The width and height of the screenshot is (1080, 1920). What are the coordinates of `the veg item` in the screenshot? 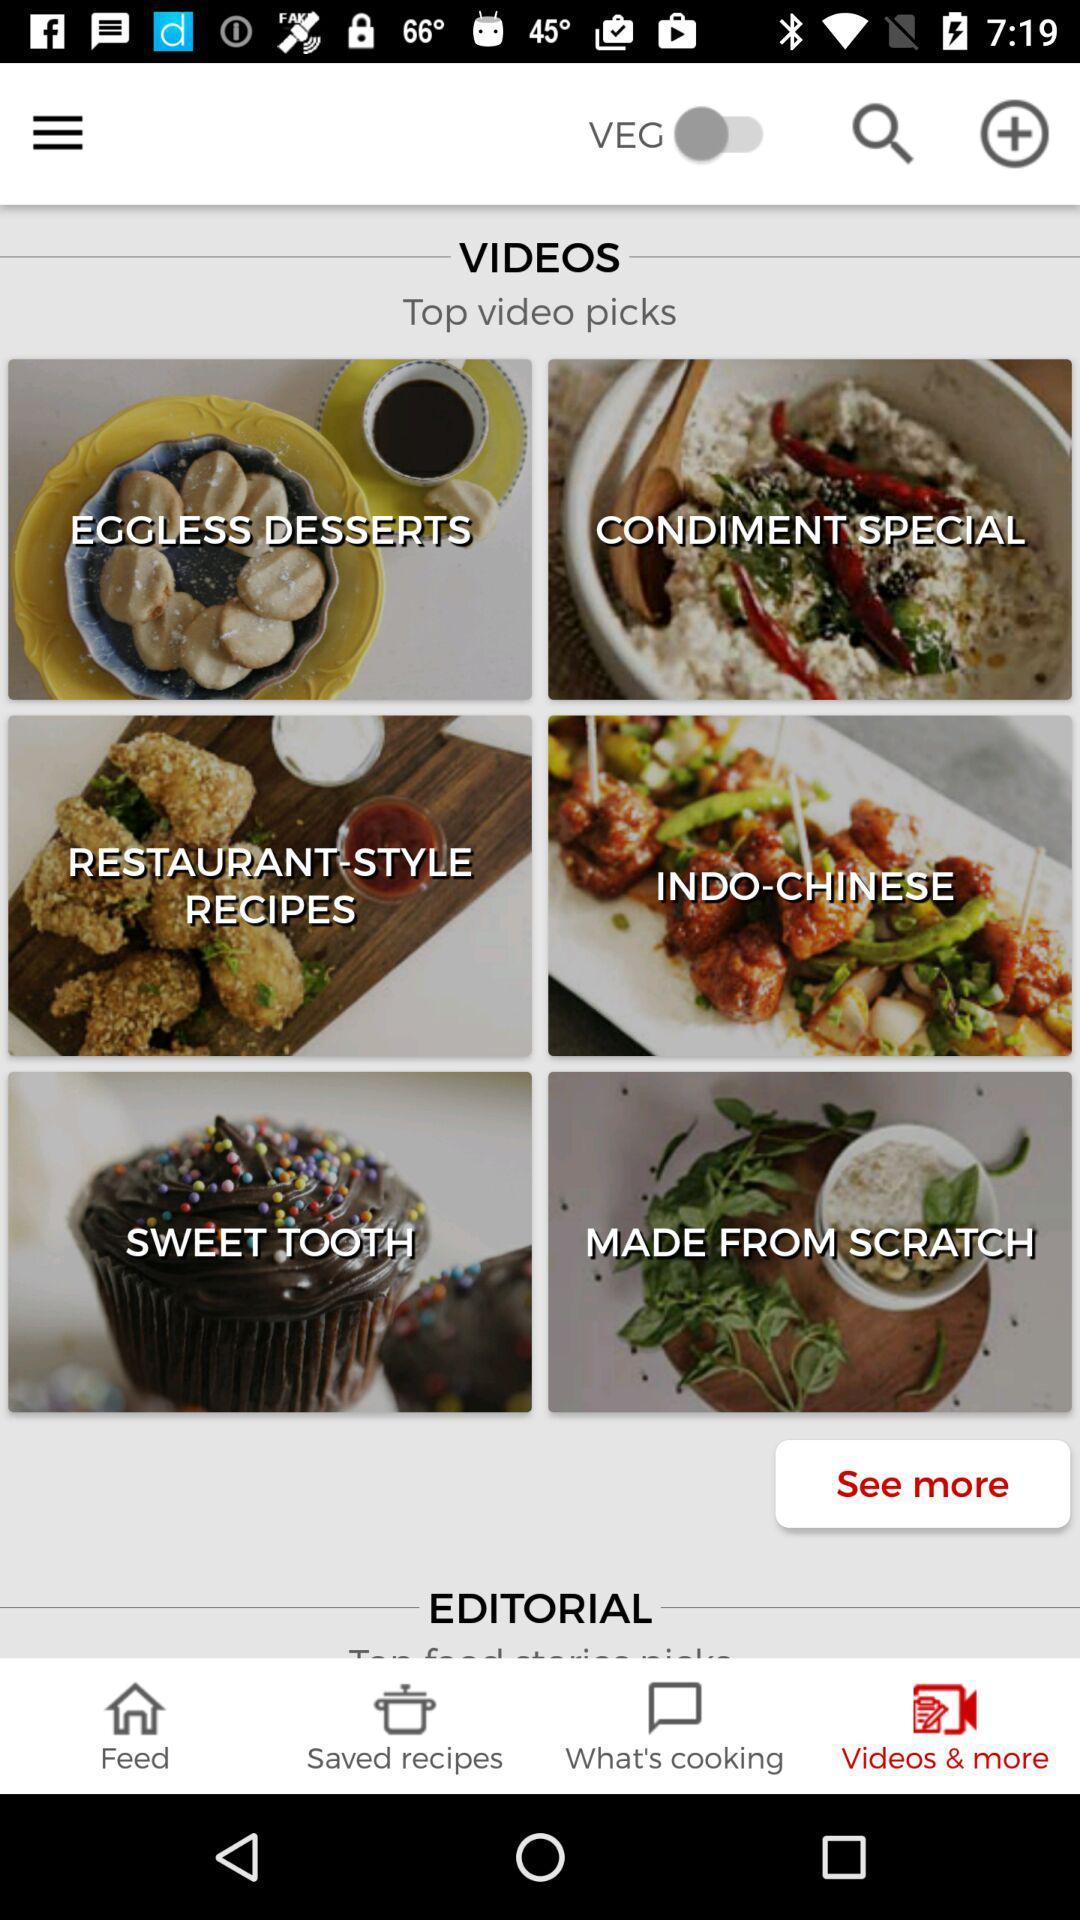 It's located at (689, 132).